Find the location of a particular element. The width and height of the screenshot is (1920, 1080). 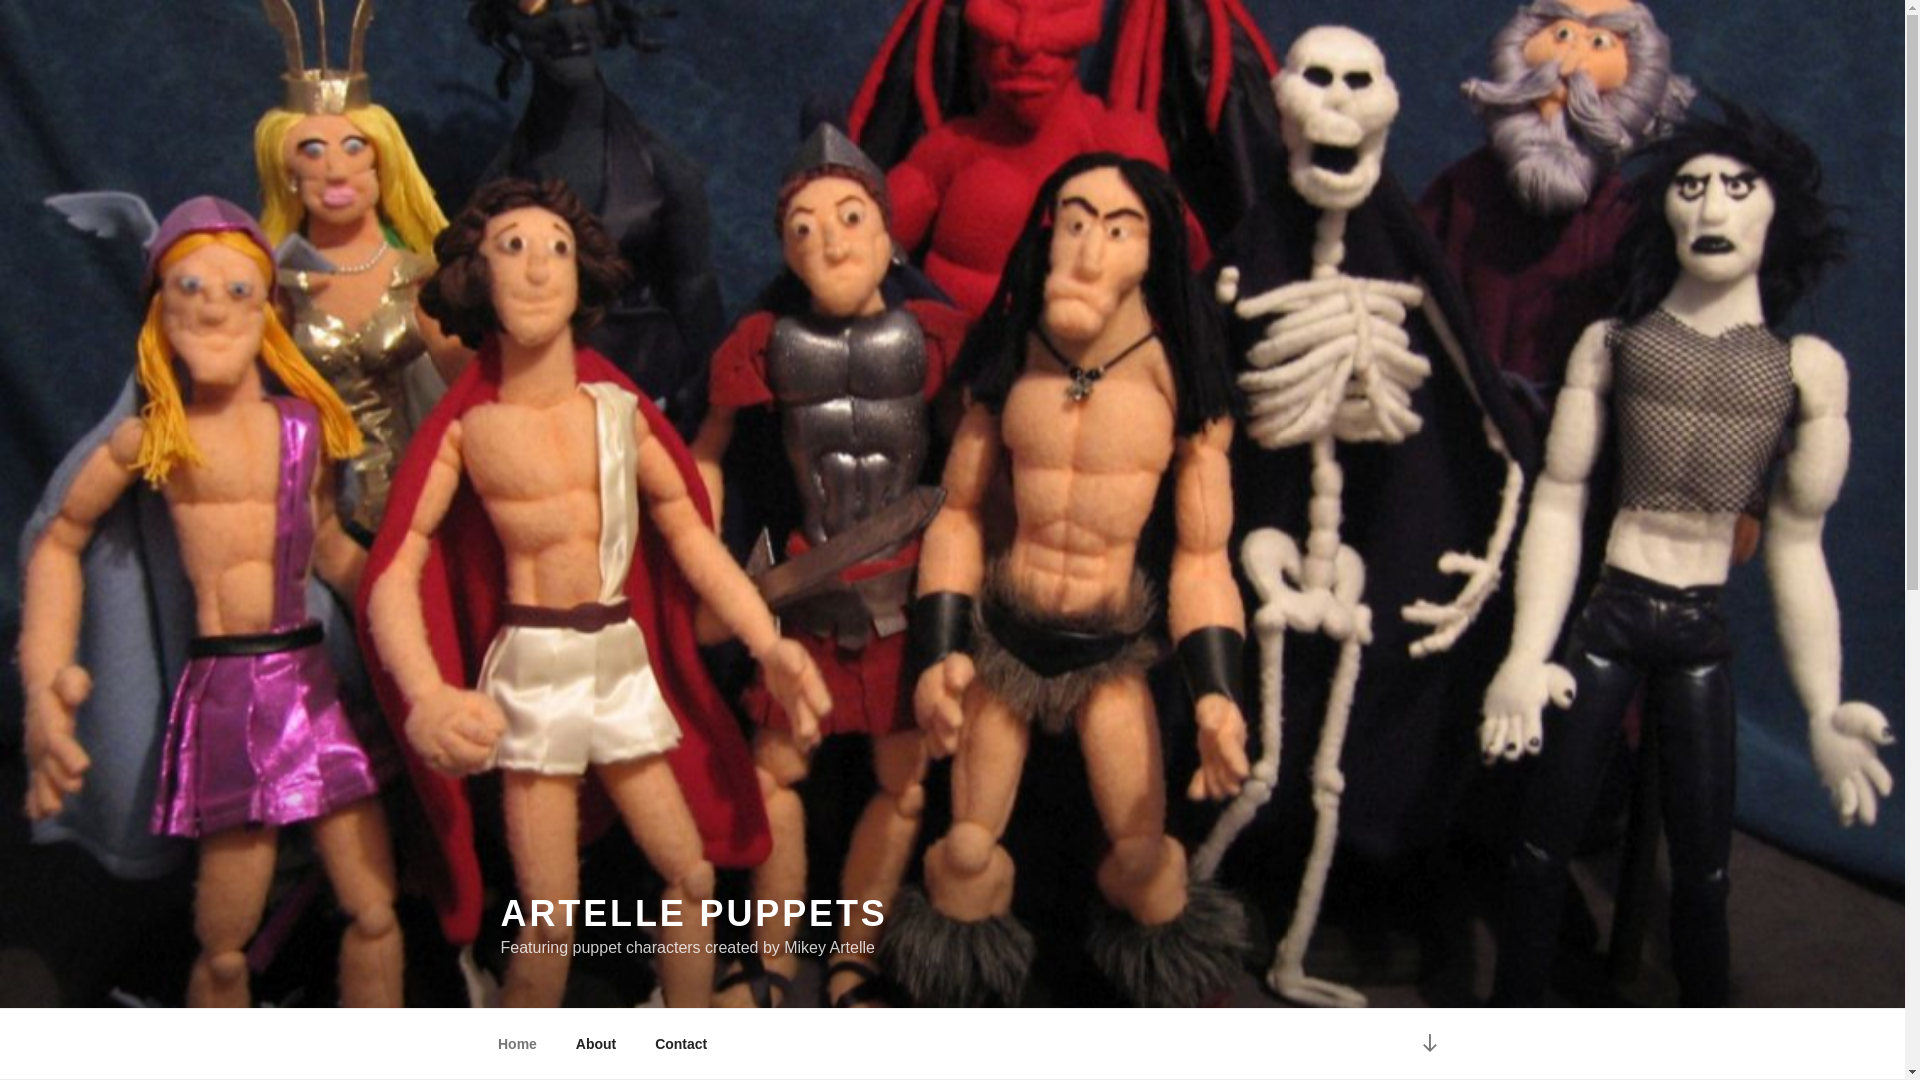

'ARTELLE PUPPETS' is located at coordinates (693, 913).